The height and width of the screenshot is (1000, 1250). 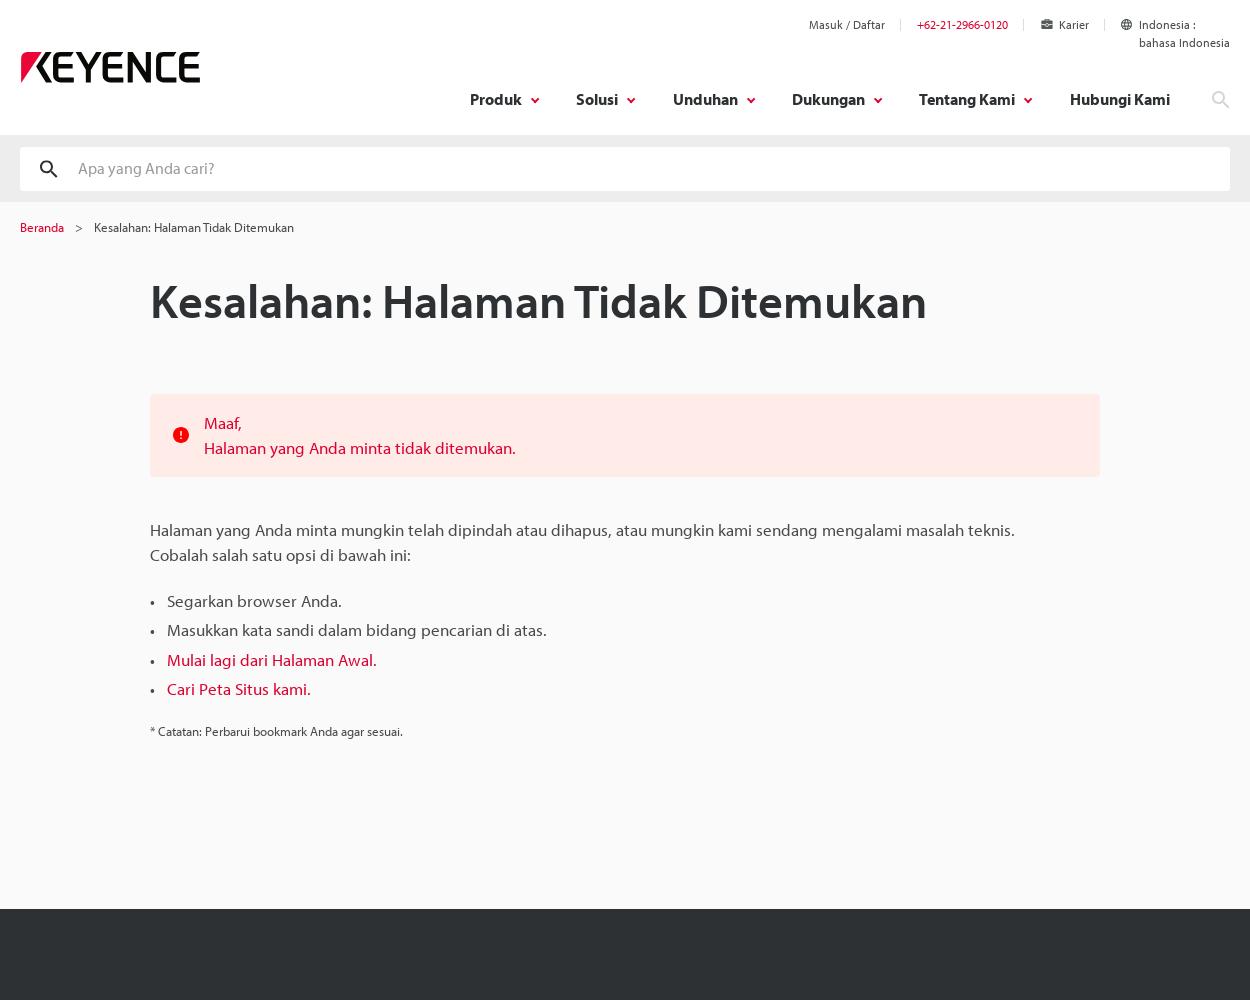 I want to click on 'Indonesia', so click(x=1164, y=24).